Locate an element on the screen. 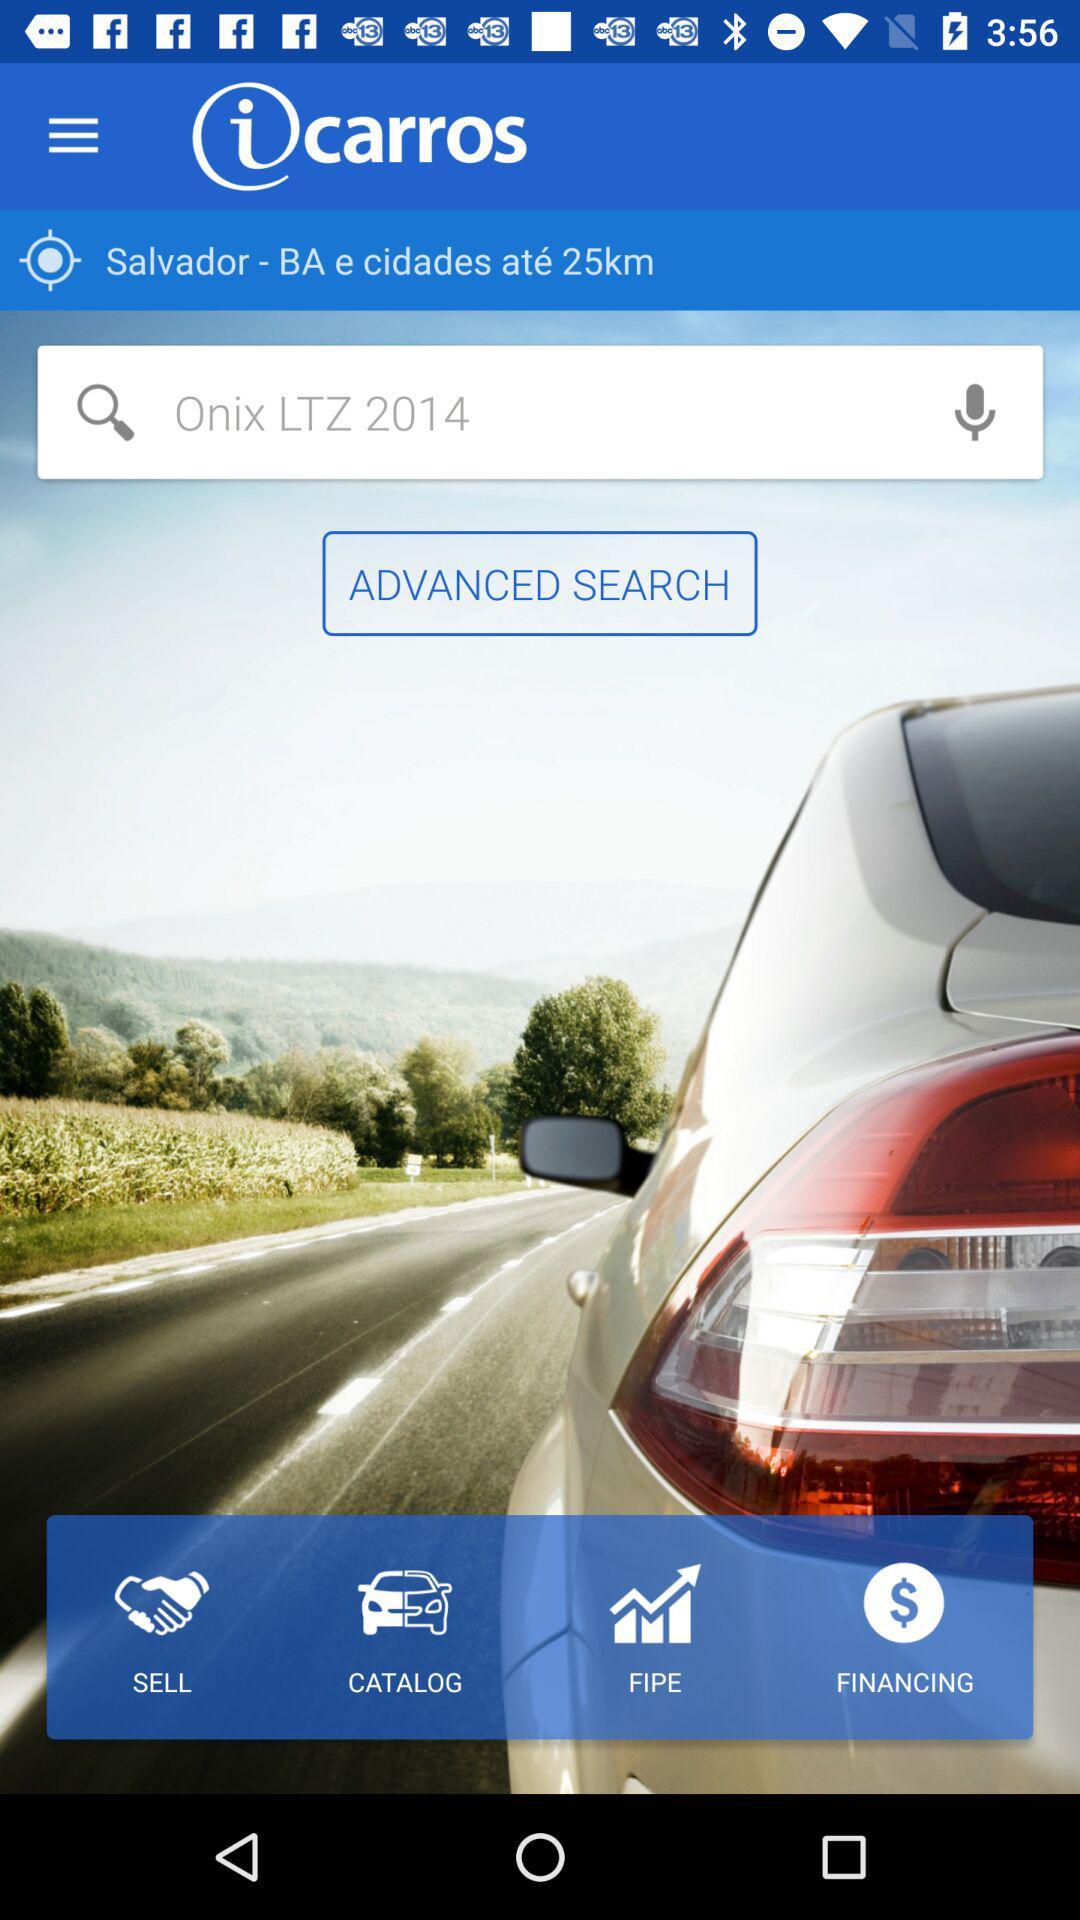 This screenshot has height=1920, width=1080. the icon at the top right corner is located at coordinates (974, 411).